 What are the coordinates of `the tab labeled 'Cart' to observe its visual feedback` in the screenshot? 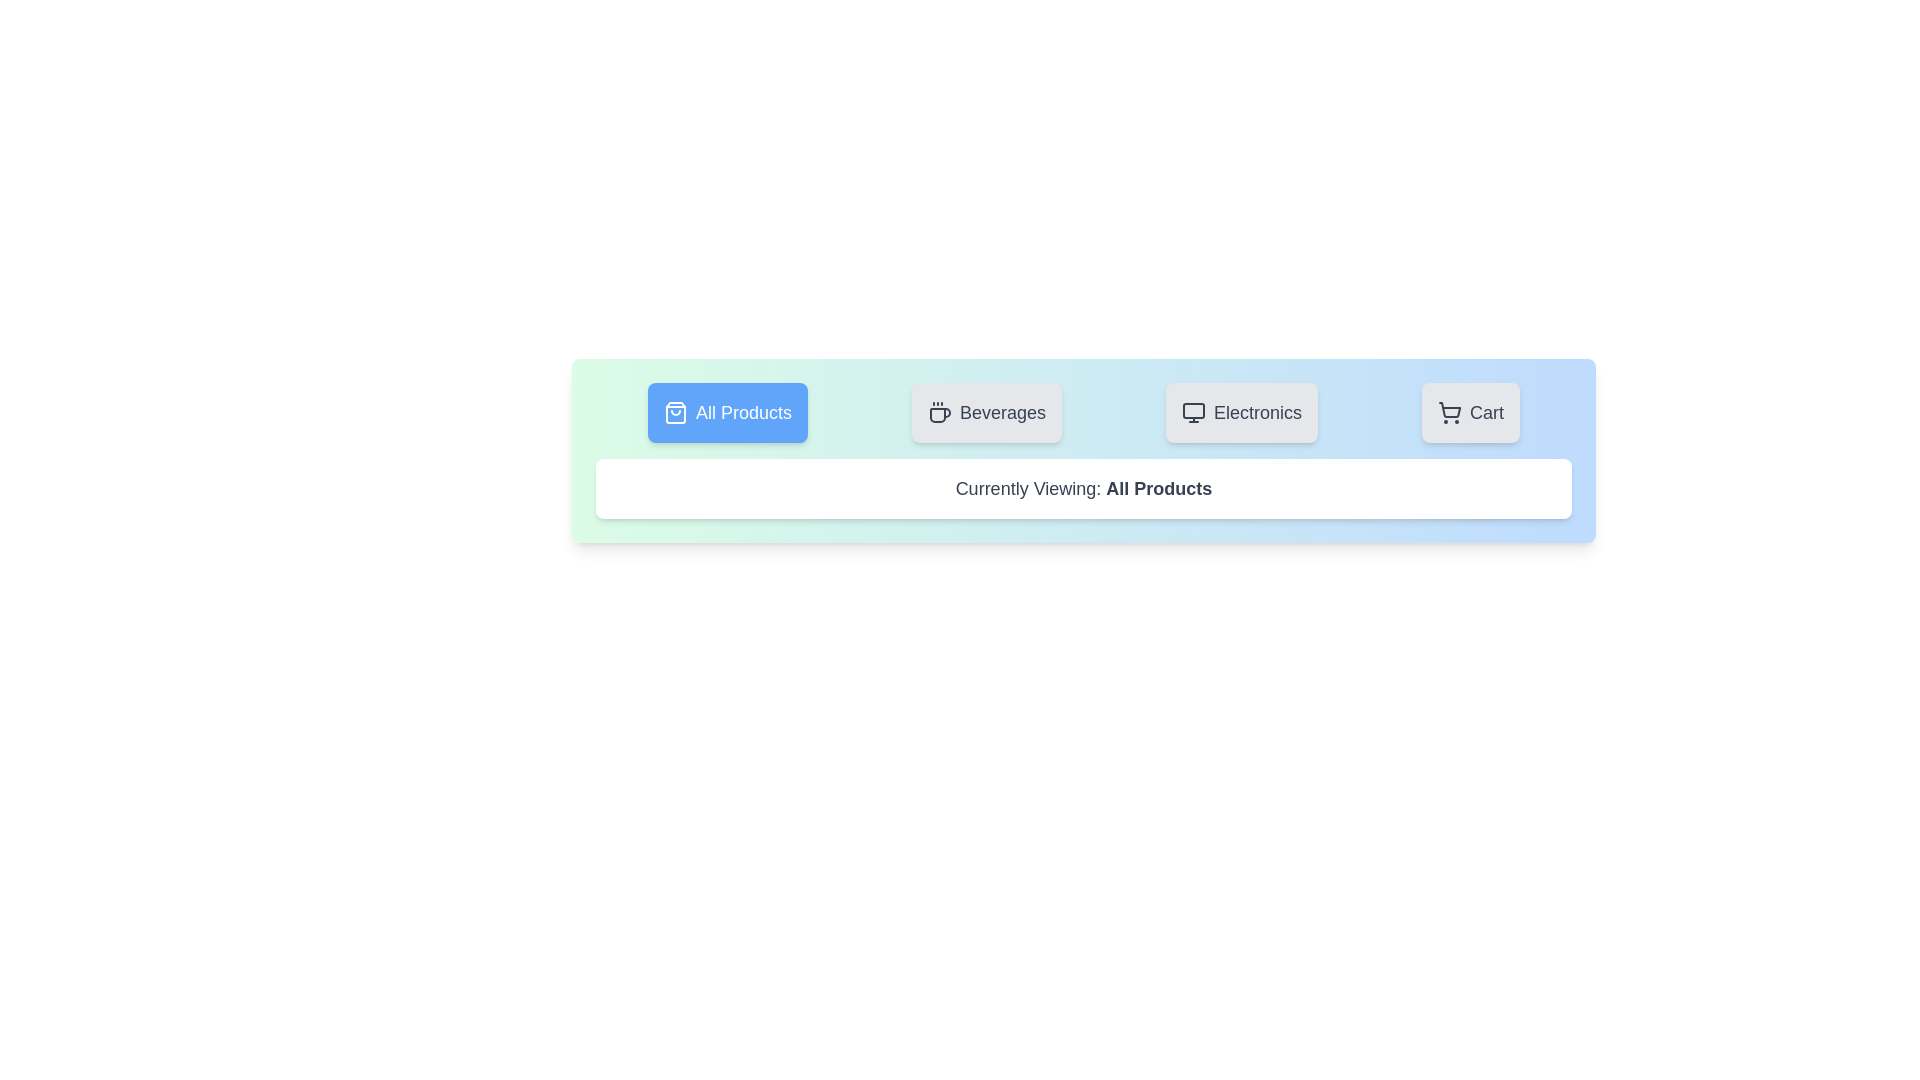 It's located at (1470, 411).